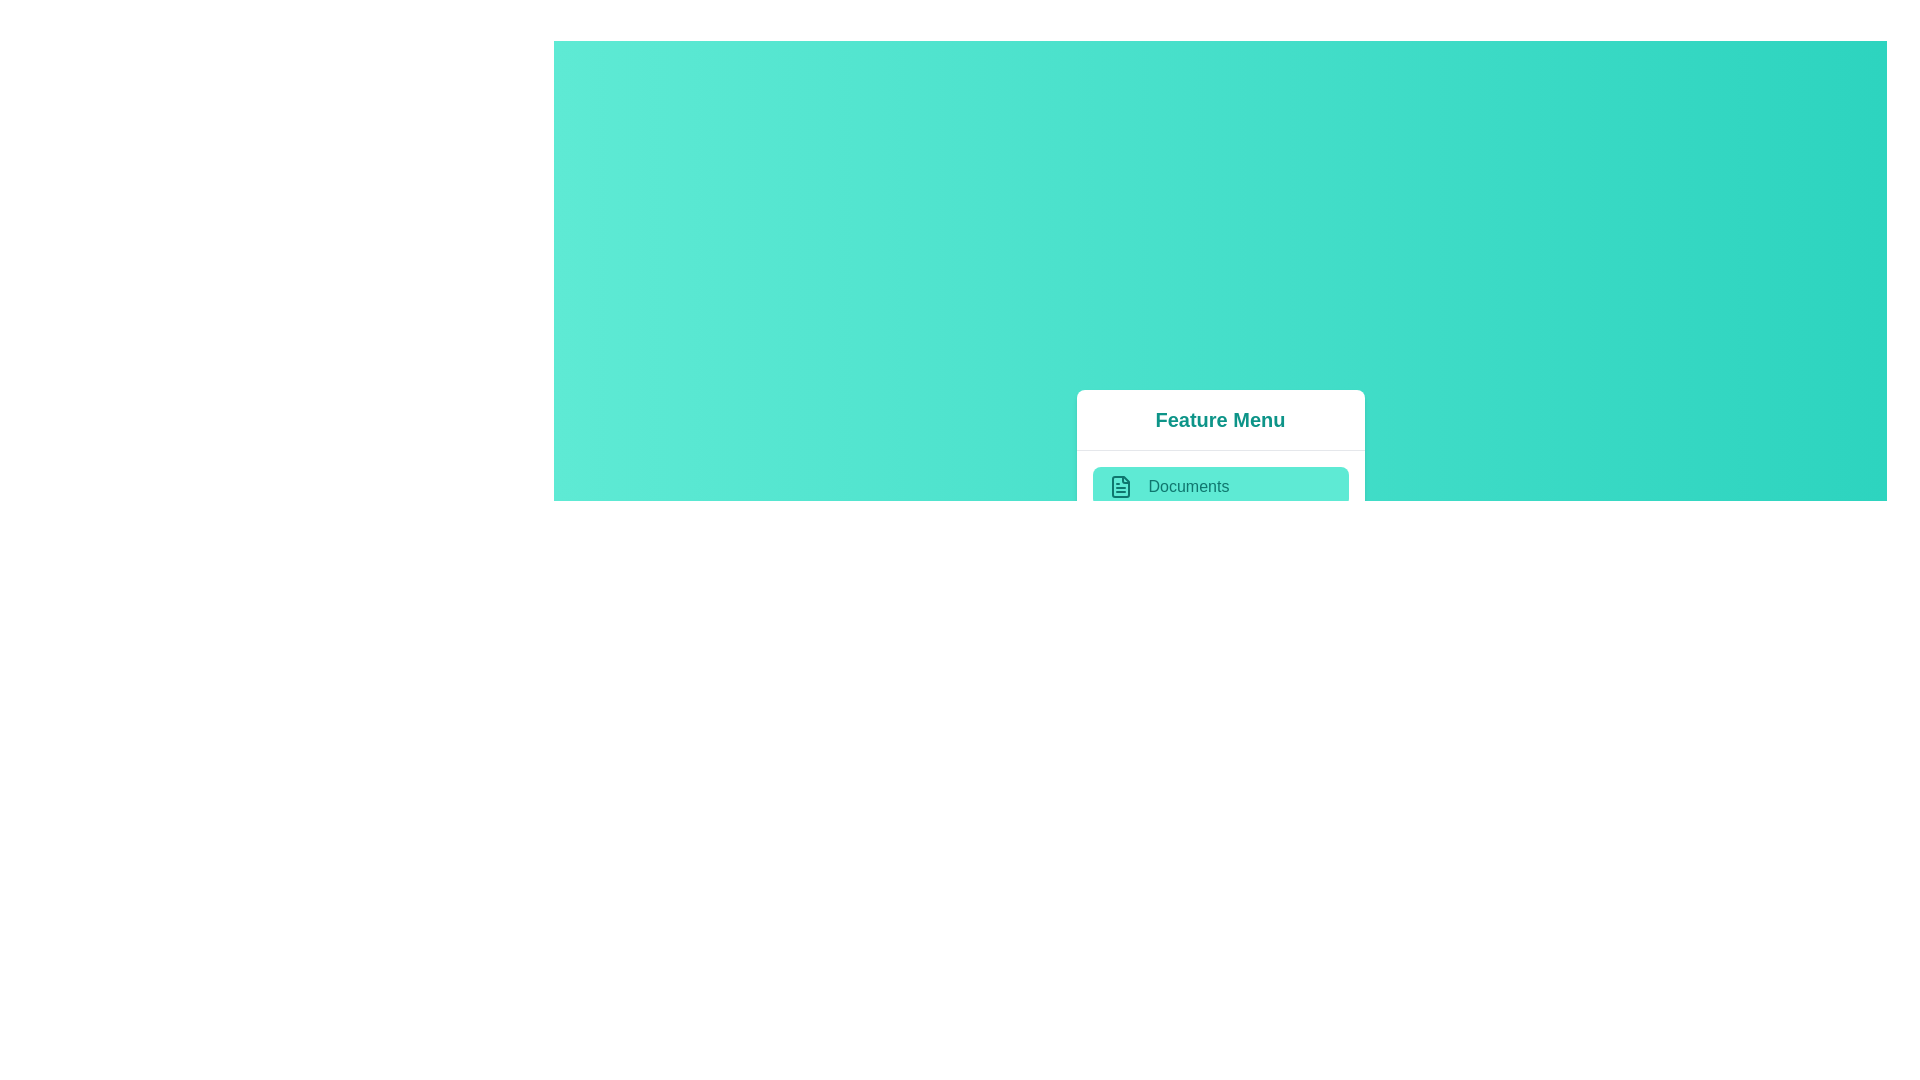 The height and width of the screenshot is (1080, 1920). I want to click on the 'Documents' icon, so click(1120, 486).